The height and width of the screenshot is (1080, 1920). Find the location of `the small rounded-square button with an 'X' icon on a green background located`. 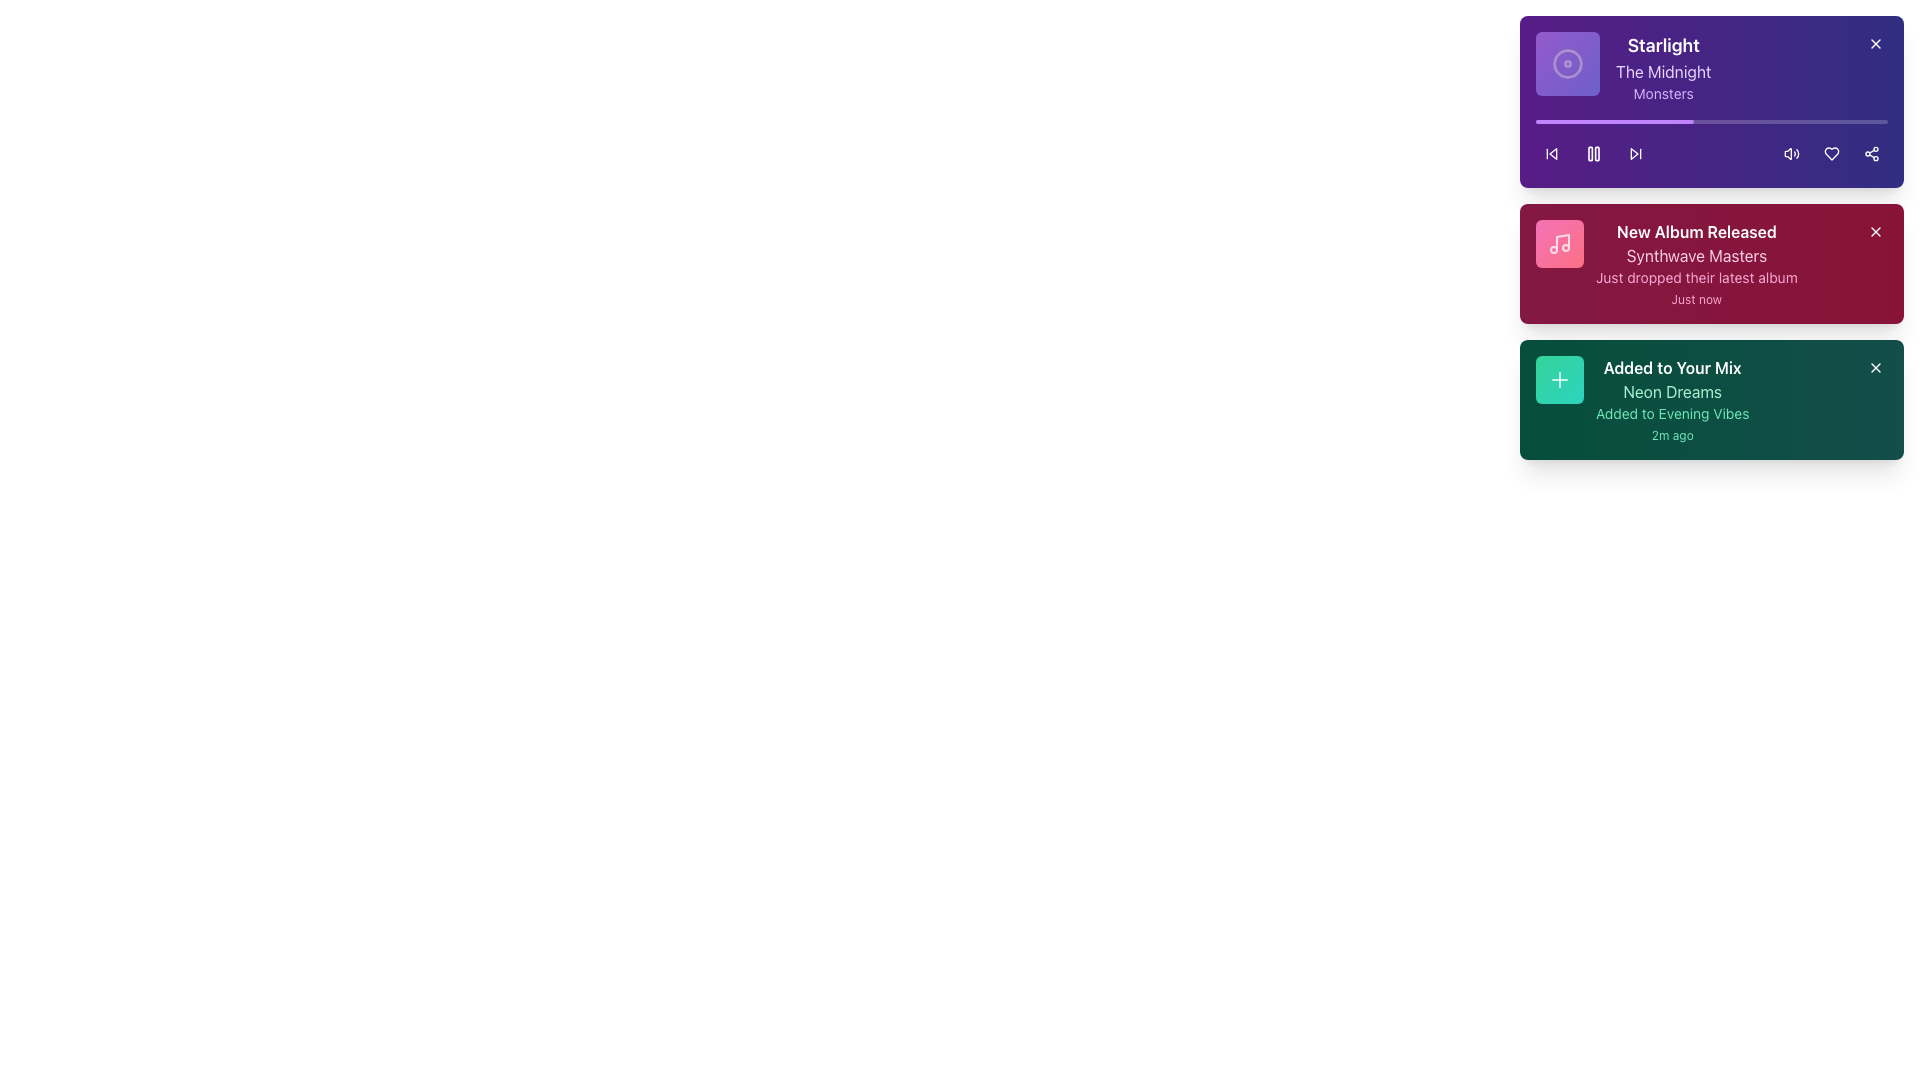

the small rounded-square button with an 'X' icon on a green background located is located at coordinates (1875, 367).